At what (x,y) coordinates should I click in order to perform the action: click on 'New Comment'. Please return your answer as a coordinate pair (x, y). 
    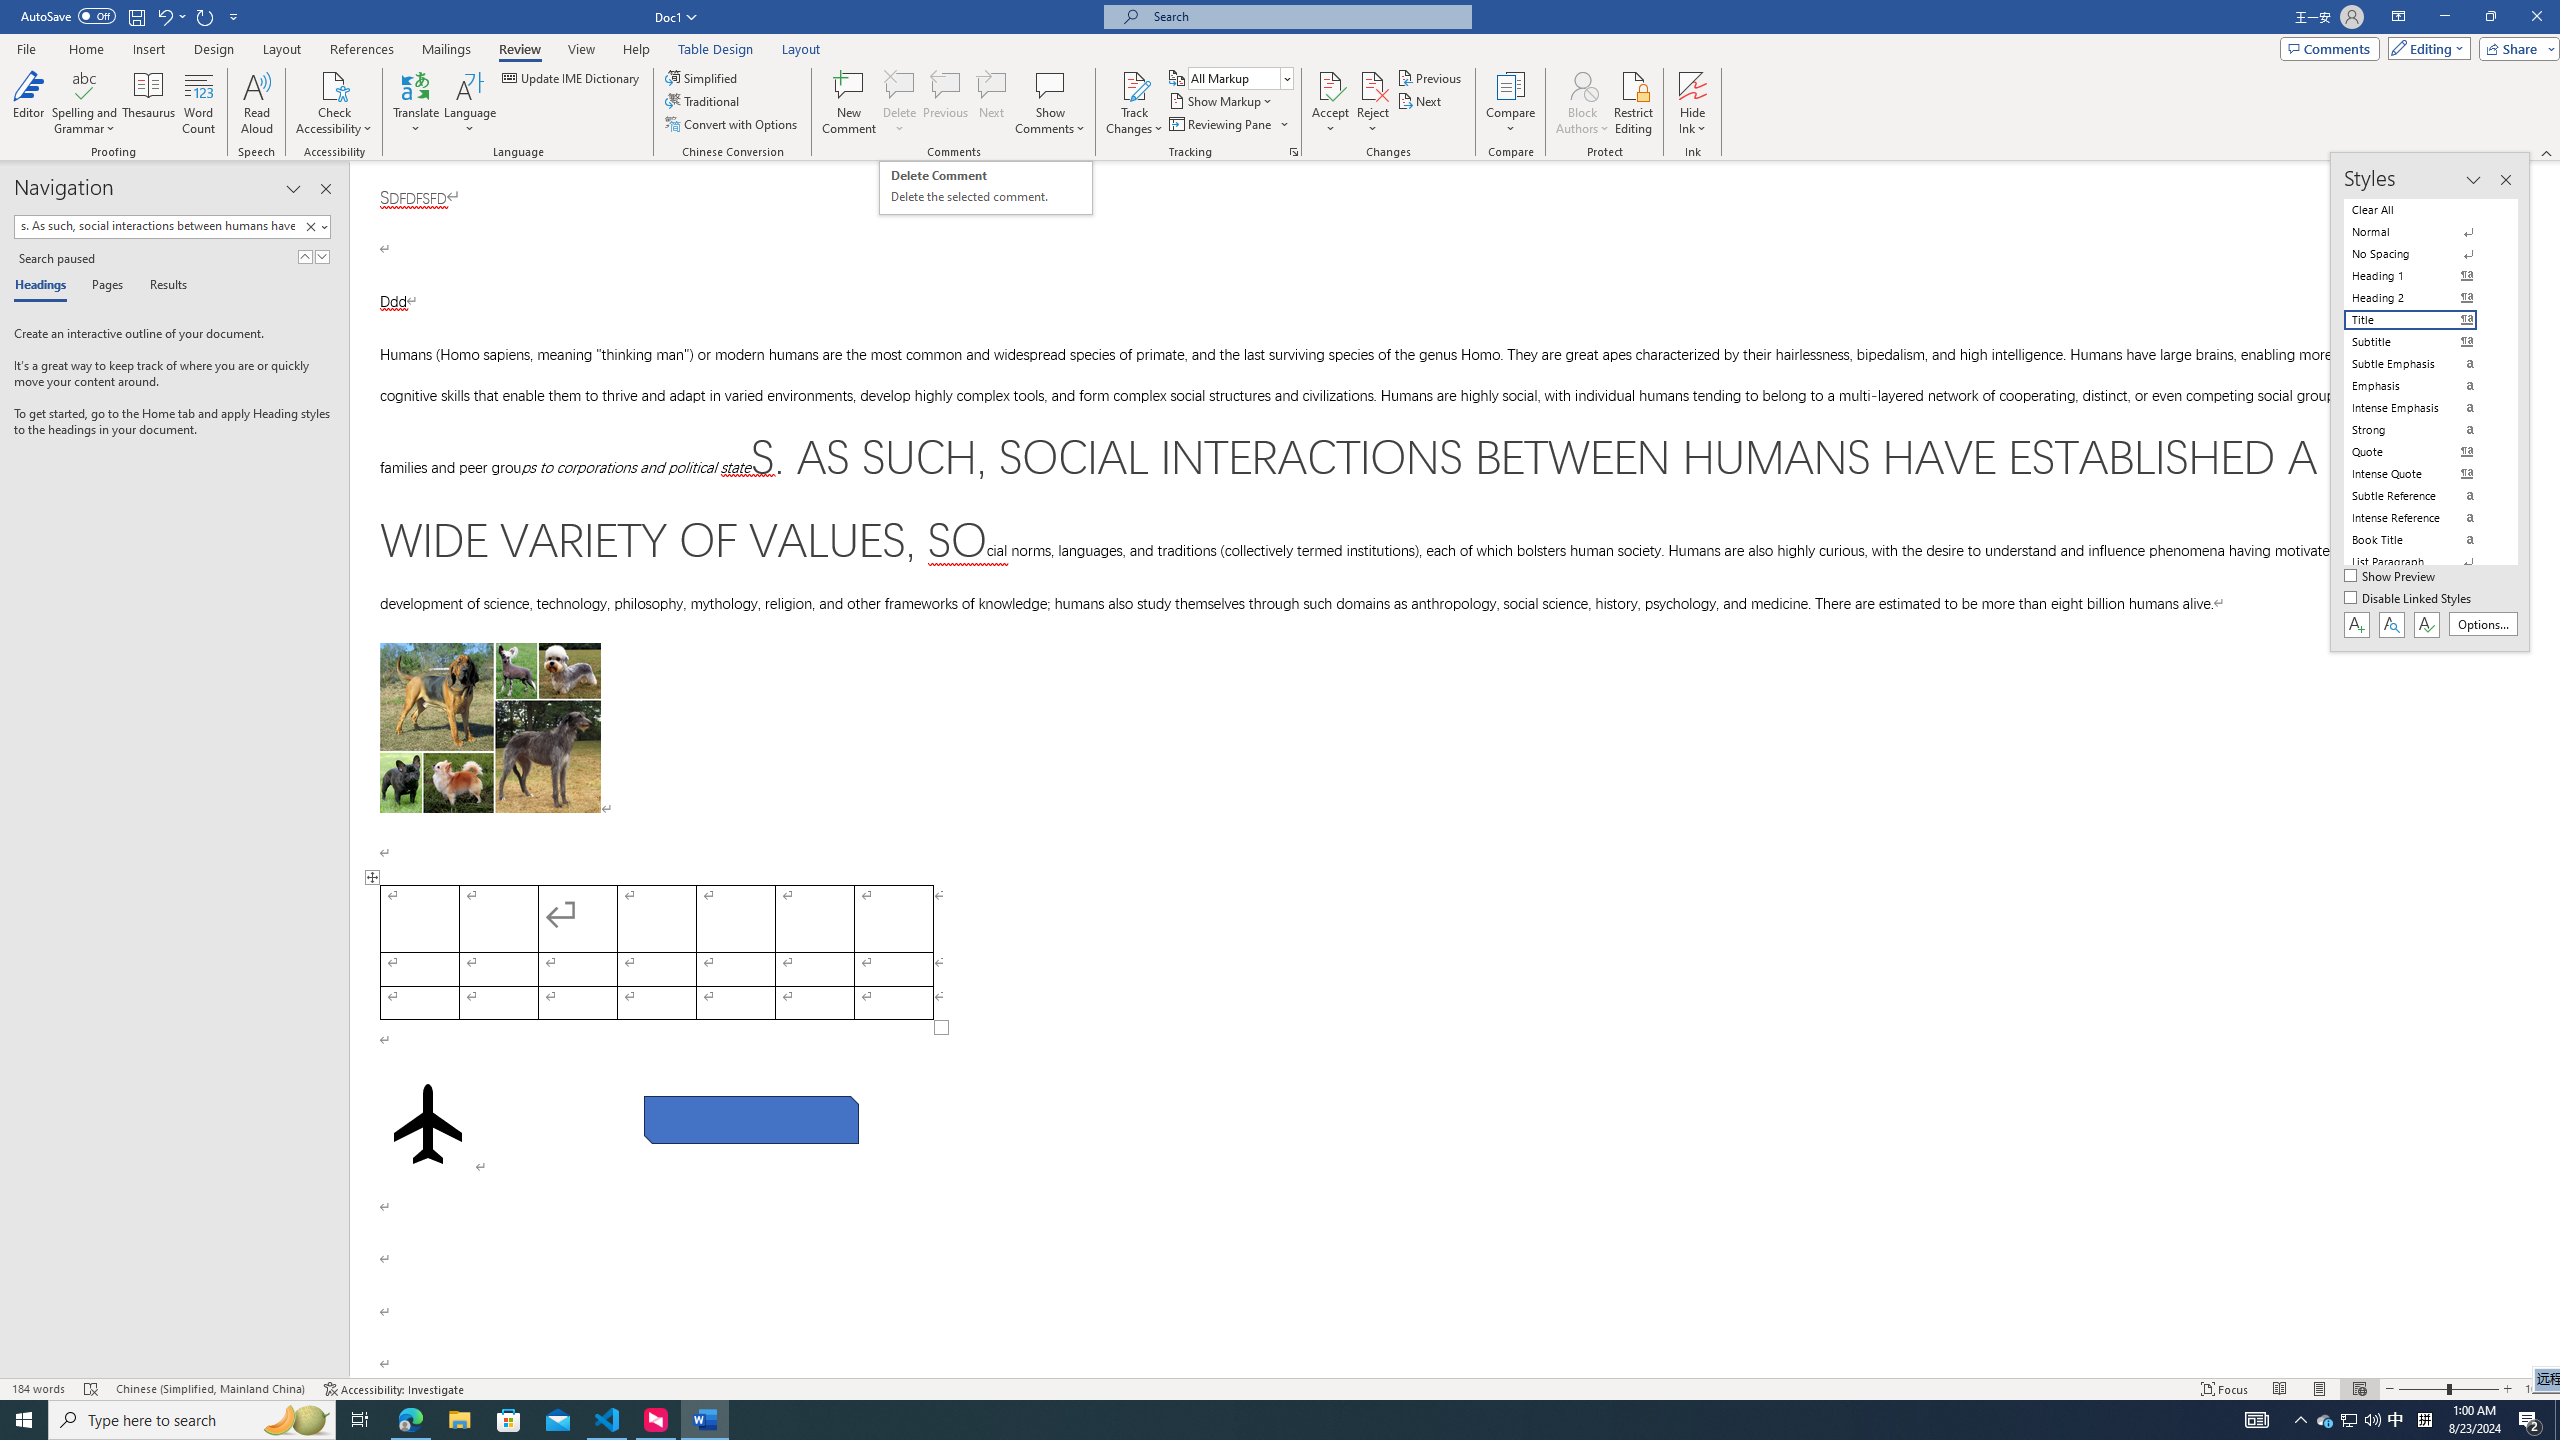
    Looking at the image, I should click on (847, 103).